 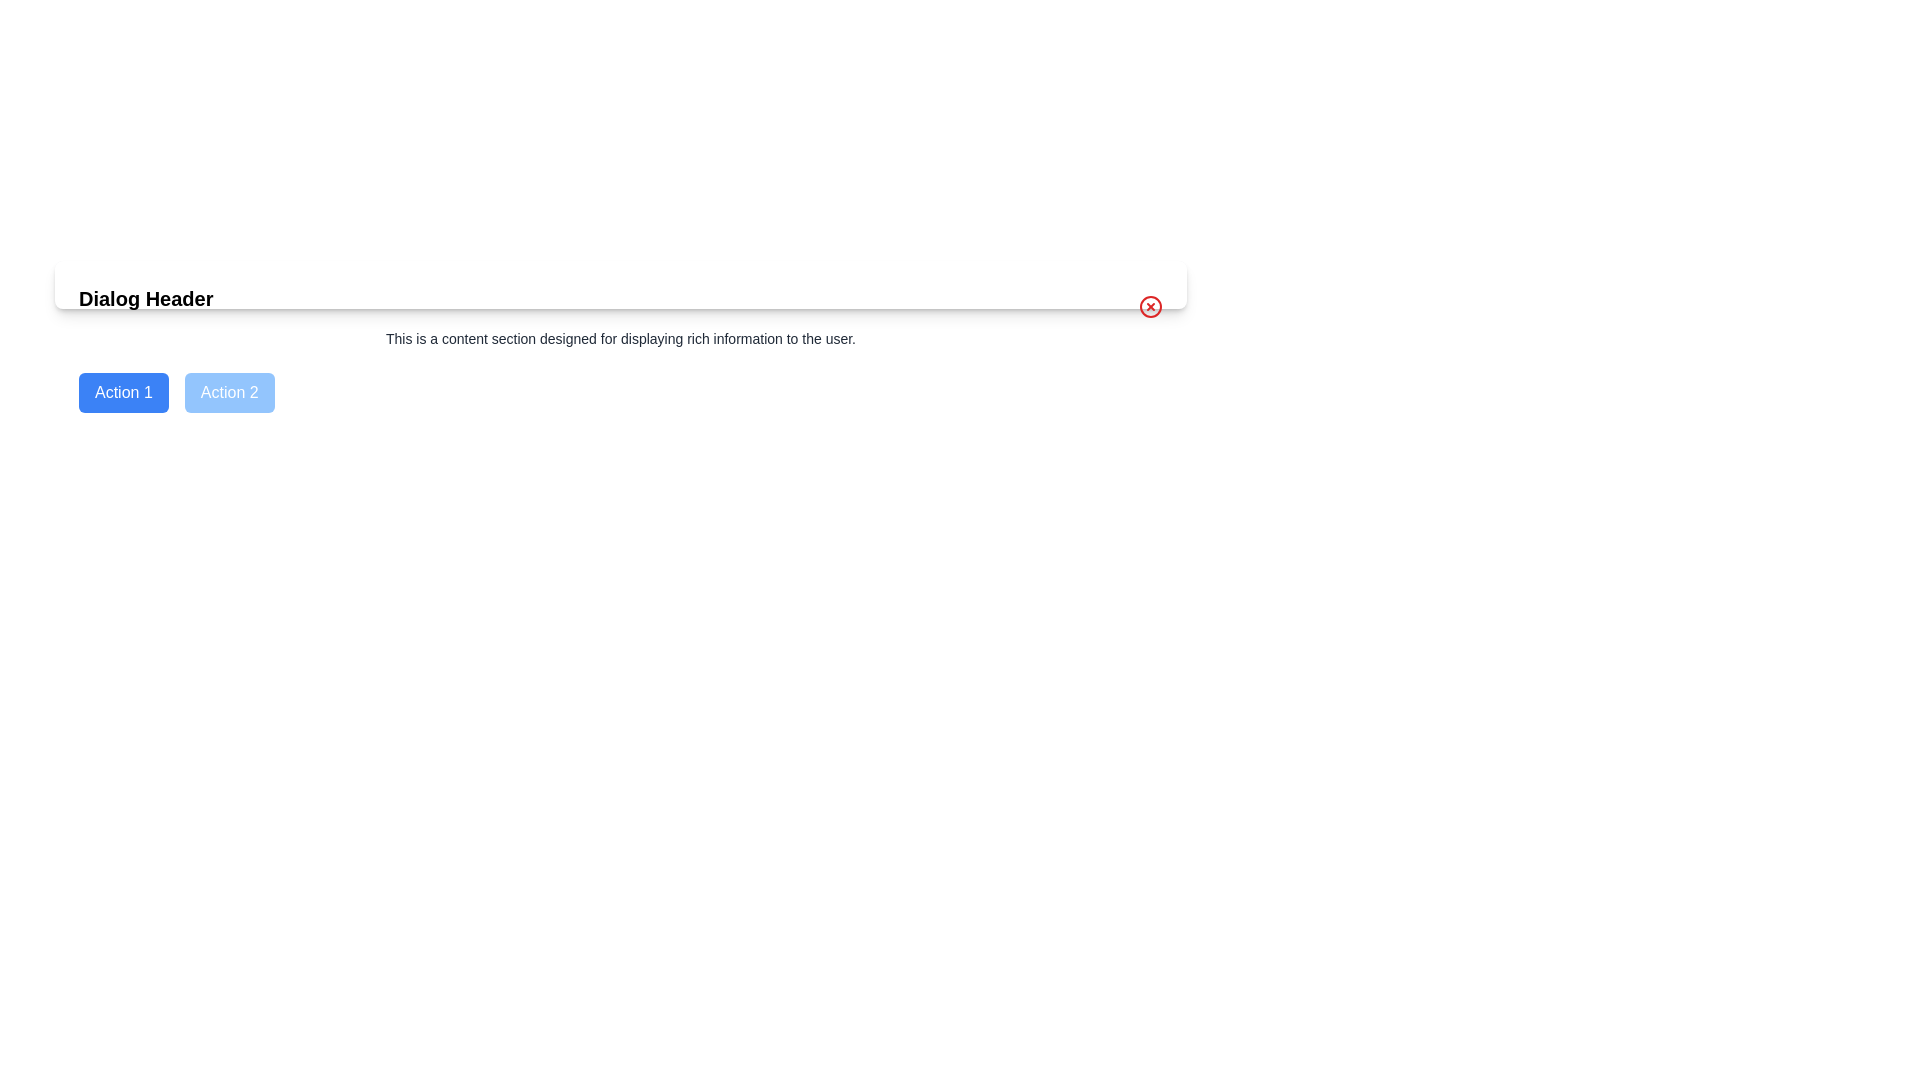 What do you see at coordinates (122, 393) in the screenshot?
I see `the blue button labeled 'Action 1'` at bounding box center [122, 393].